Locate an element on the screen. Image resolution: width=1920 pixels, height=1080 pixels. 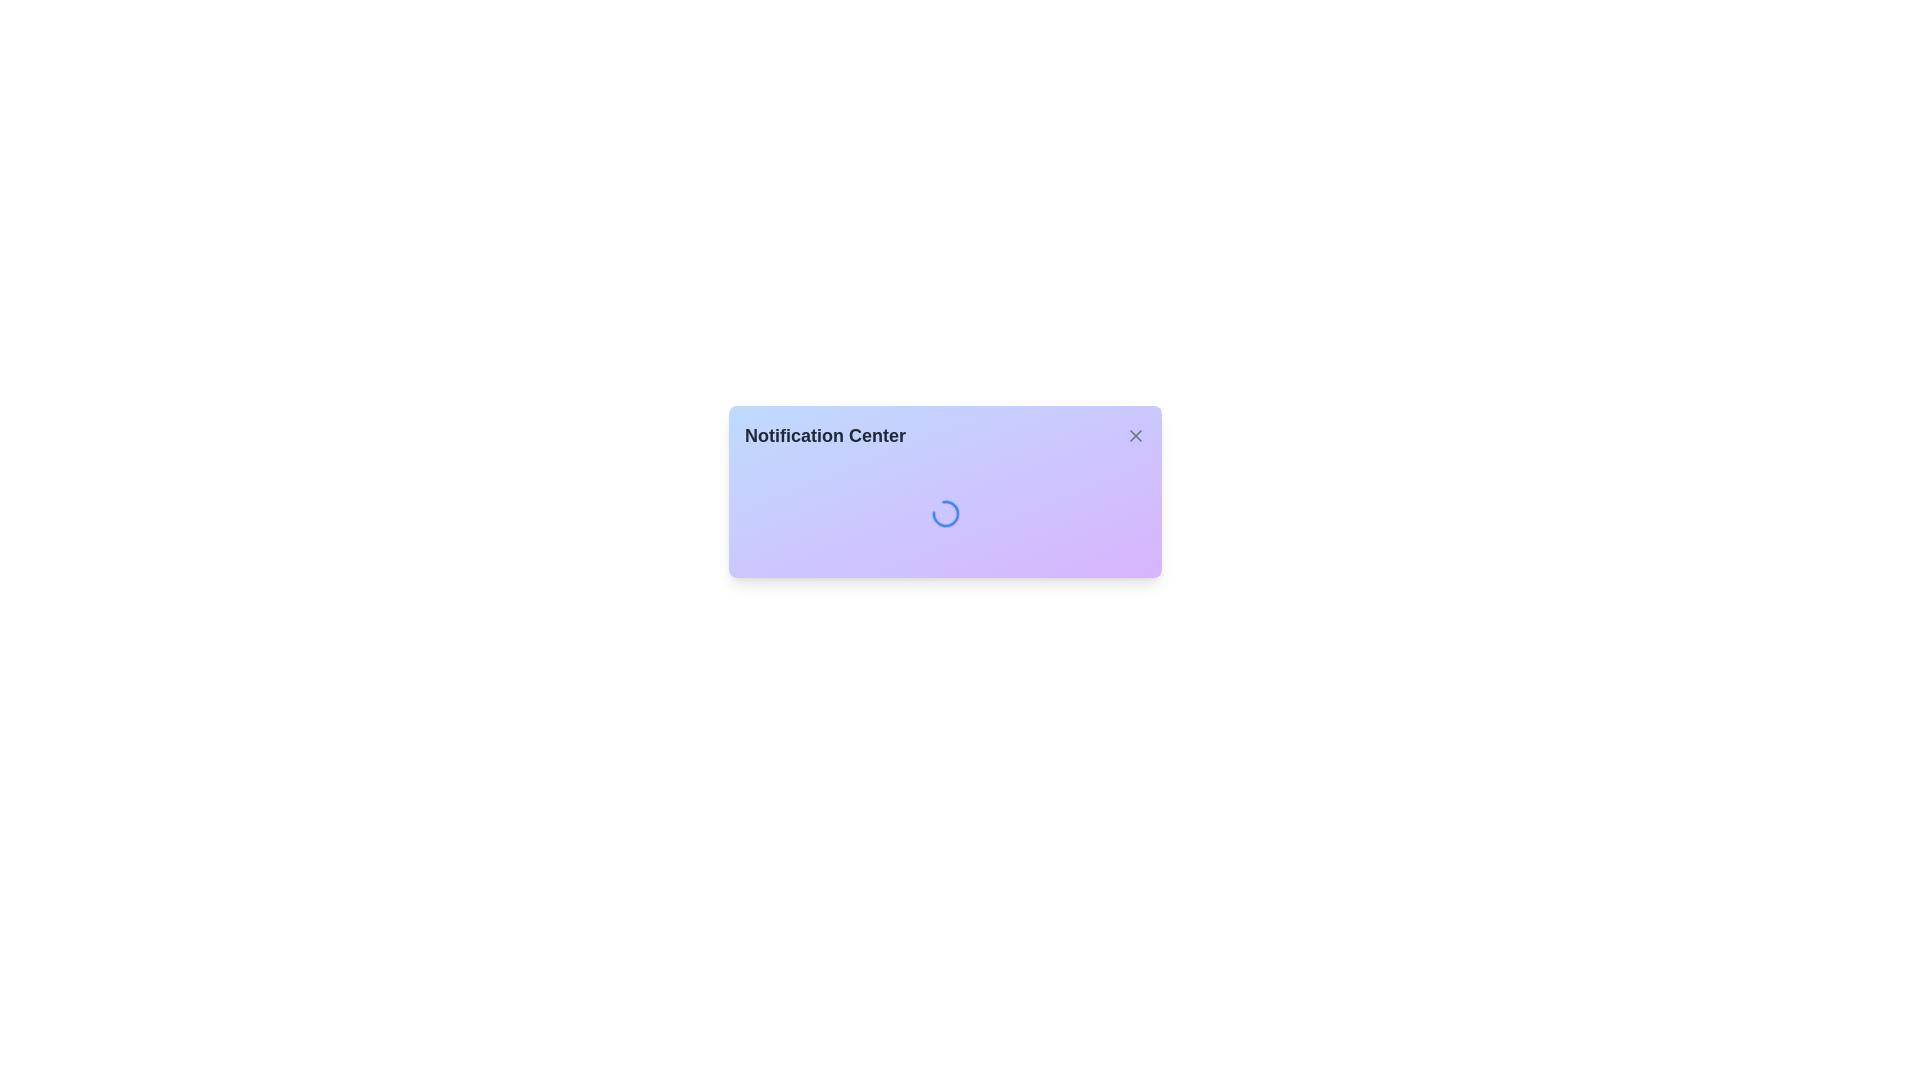
the animated graphic element, which is a blue curved line forming part of a circle, located in the Notification Center dialog box is located at coordinates (944, 512).